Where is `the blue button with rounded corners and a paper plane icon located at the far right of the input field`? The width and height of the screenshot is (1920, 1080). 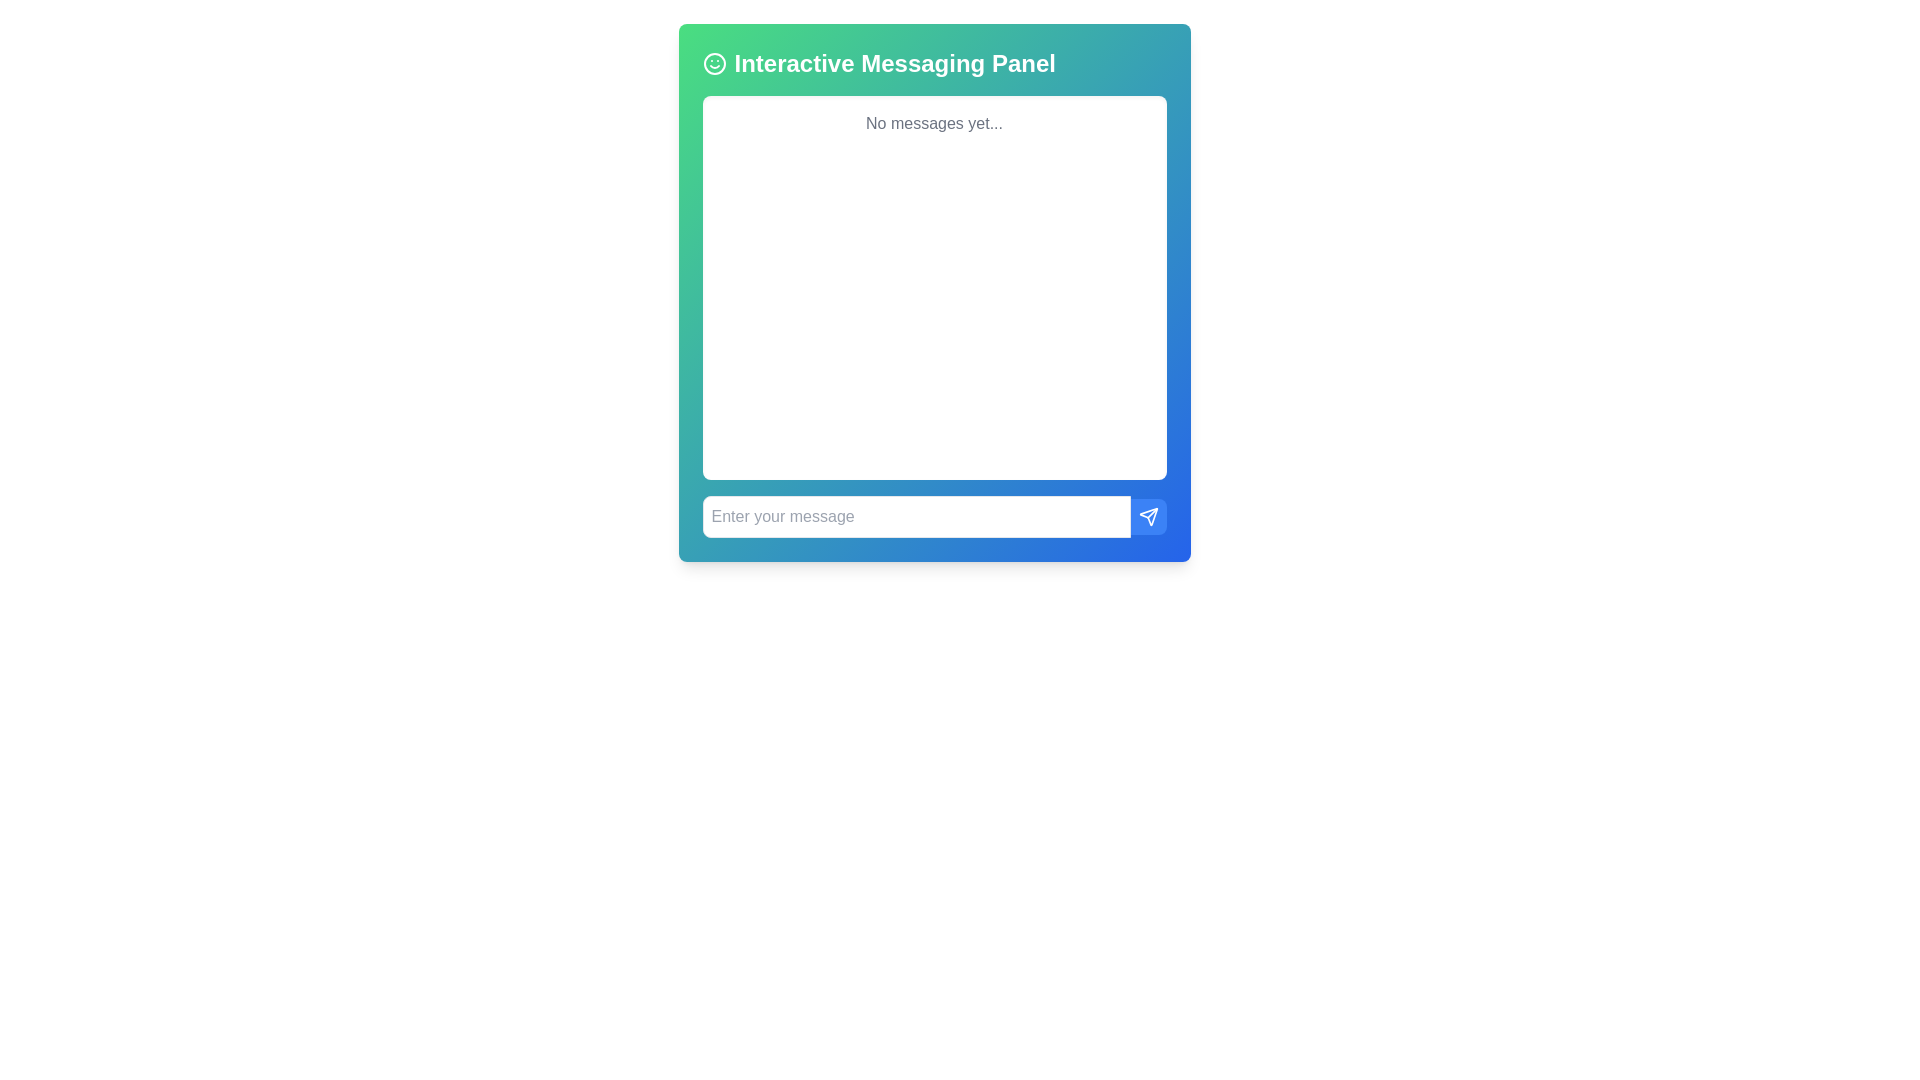 the blue button with rounded corners and a paper plane icon located at the far right of the input field is located at coordinates (1148, 515).